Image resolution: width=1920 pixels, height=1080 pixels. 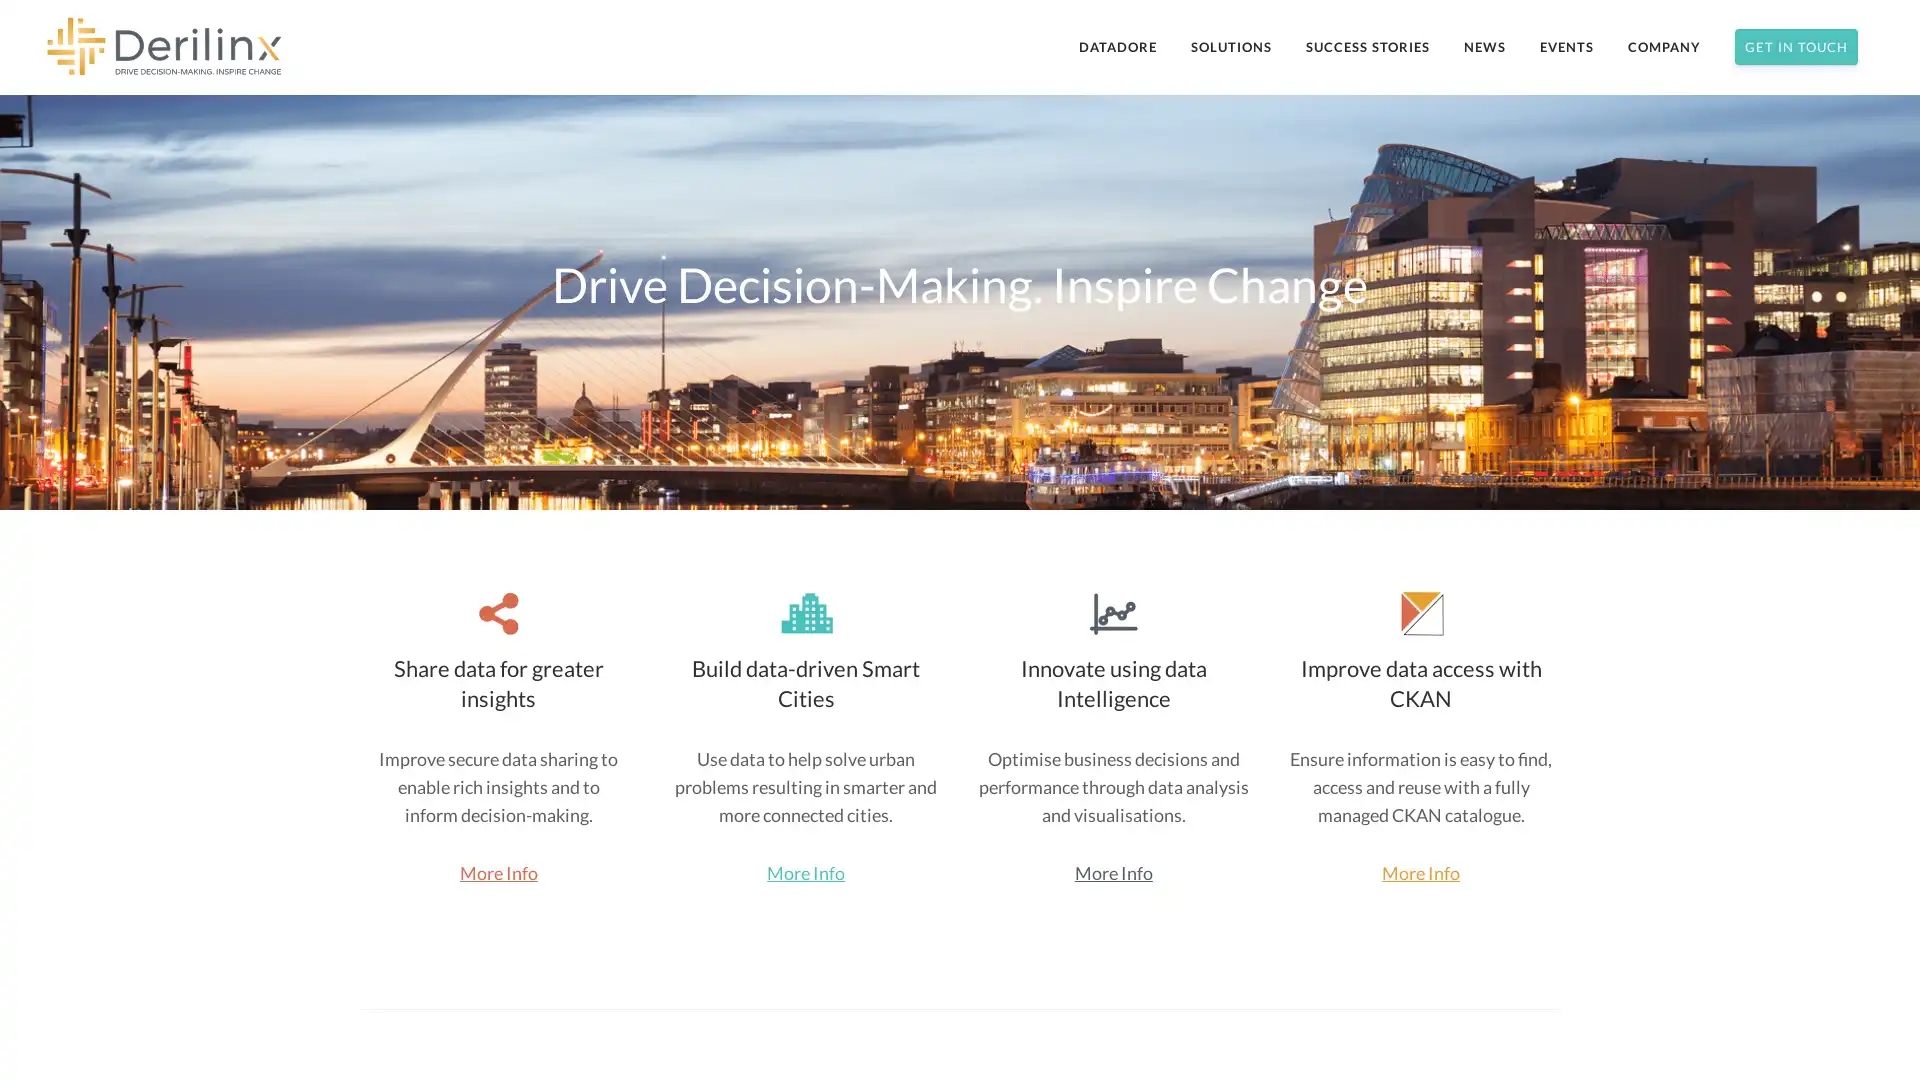 I want to click on Subscribe Now, so click(x=1708, y=1040).